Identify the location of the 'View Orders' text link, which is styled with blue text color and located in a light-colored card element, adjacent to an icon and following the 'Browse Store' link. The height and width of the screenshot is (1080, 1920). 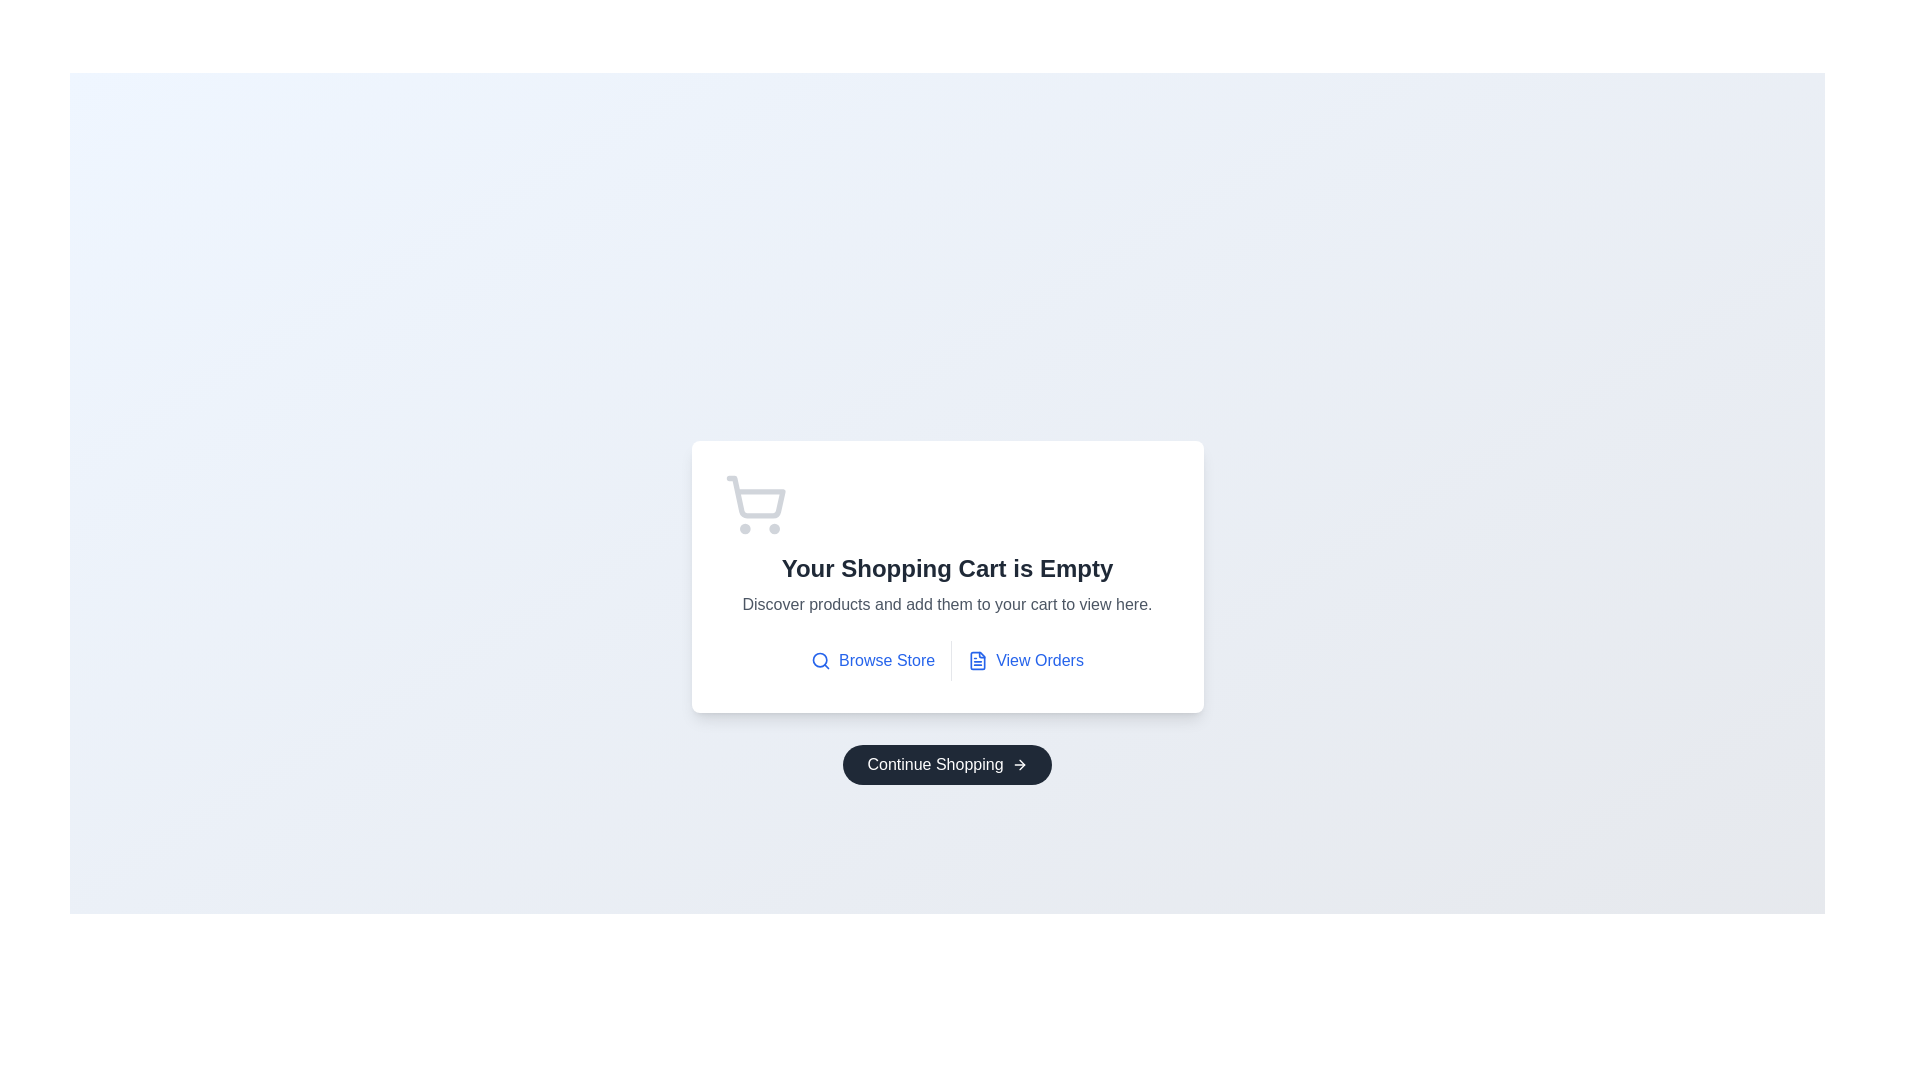
(1040, 660).